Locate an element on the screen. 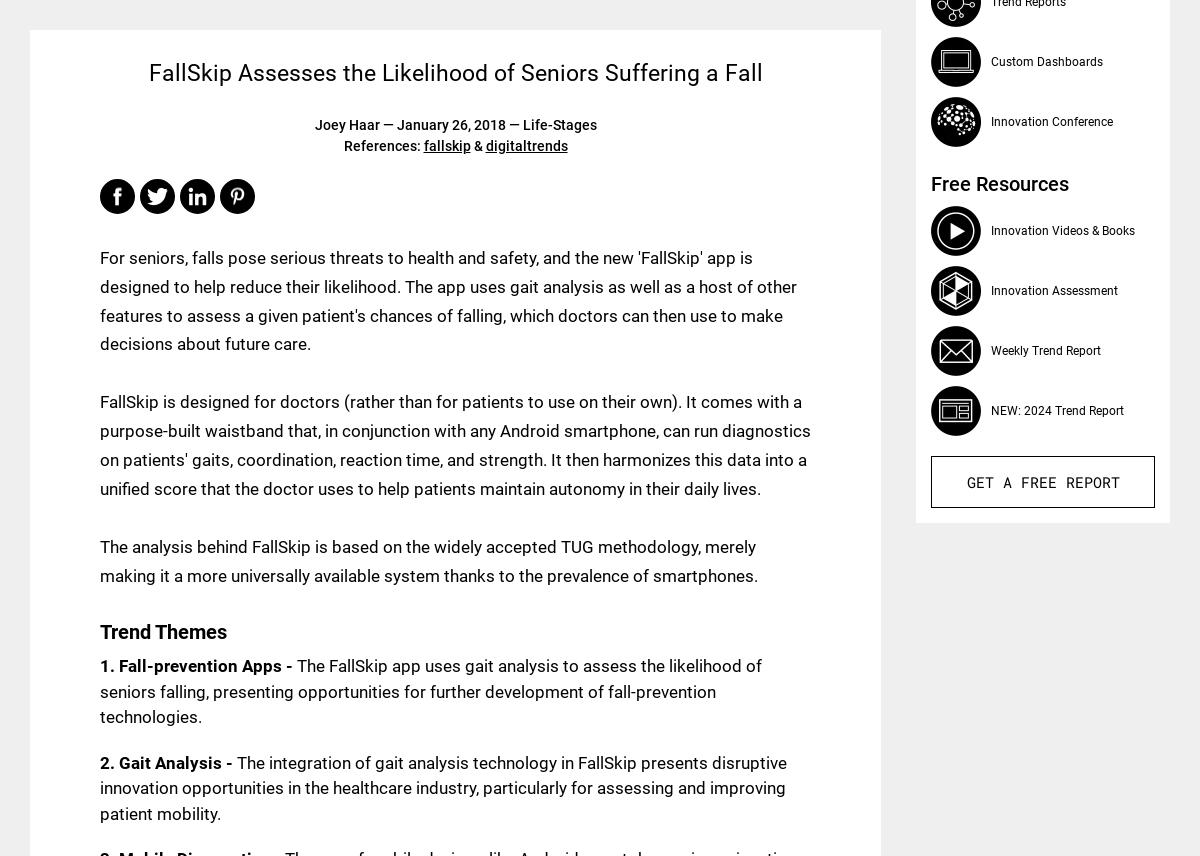  '&' is located at coordinates (476, 145).